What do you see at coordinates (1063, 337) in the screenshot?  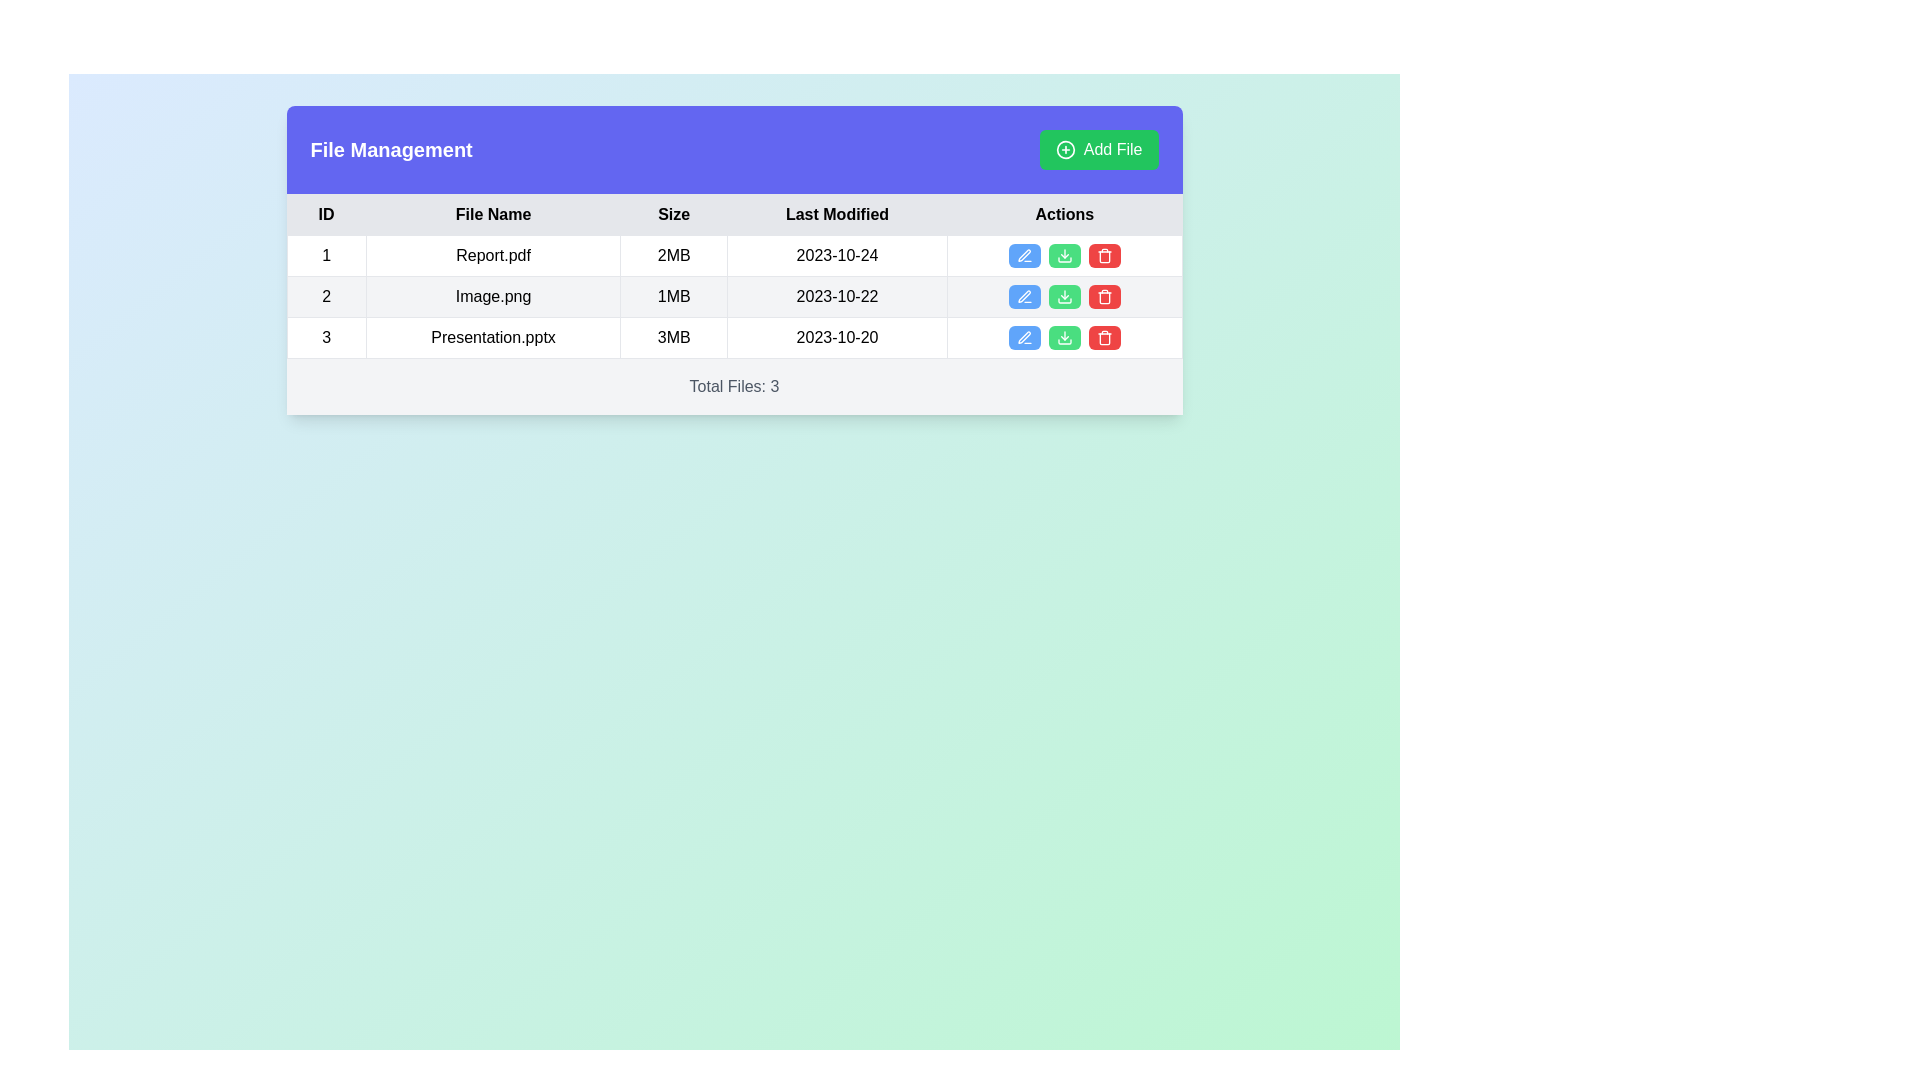 I see `the green button with white text and a download icon, which is the second button from the right in the actions column of the last row in the table, to initiate a download` at bounding box center [1063, 337].